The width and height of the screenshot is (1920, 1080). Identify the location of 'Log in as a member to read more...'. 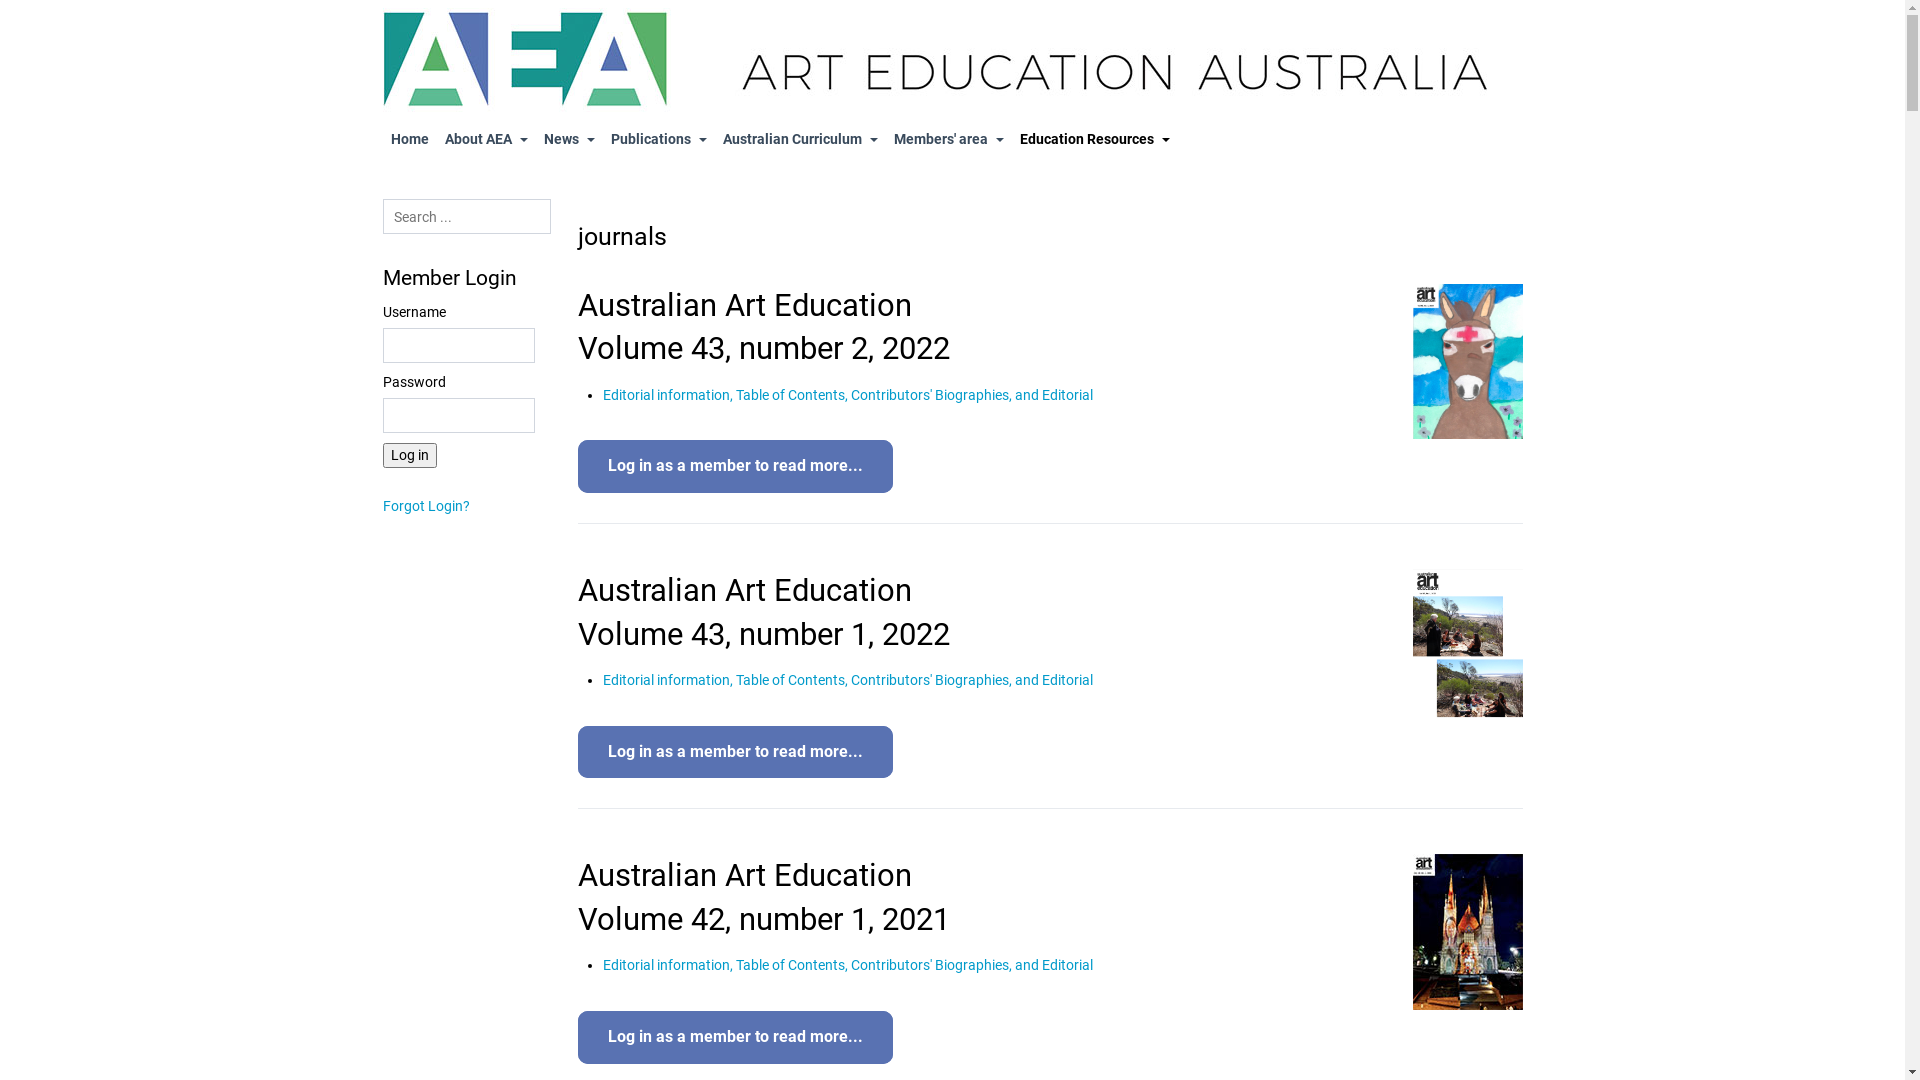
(734, 466).